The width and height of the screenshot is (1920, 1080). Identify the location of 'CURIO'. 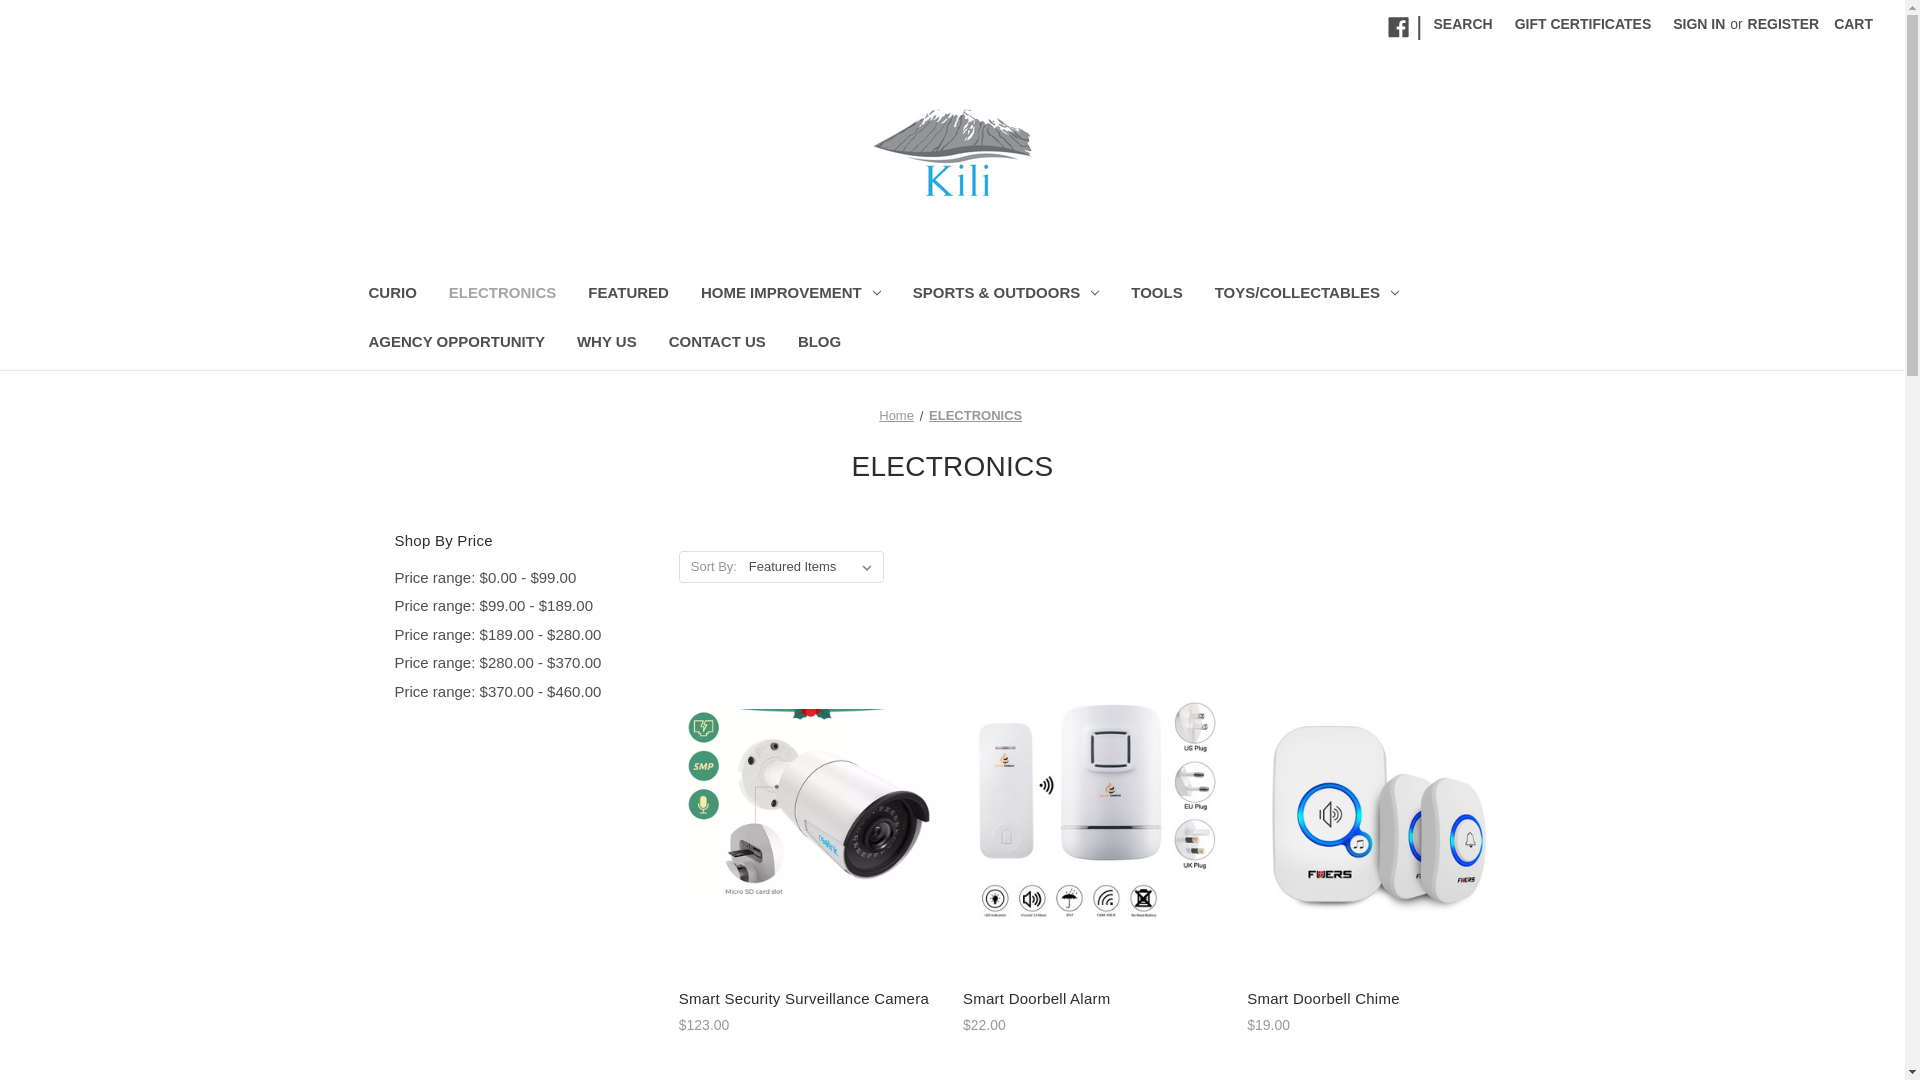
(392, 295).